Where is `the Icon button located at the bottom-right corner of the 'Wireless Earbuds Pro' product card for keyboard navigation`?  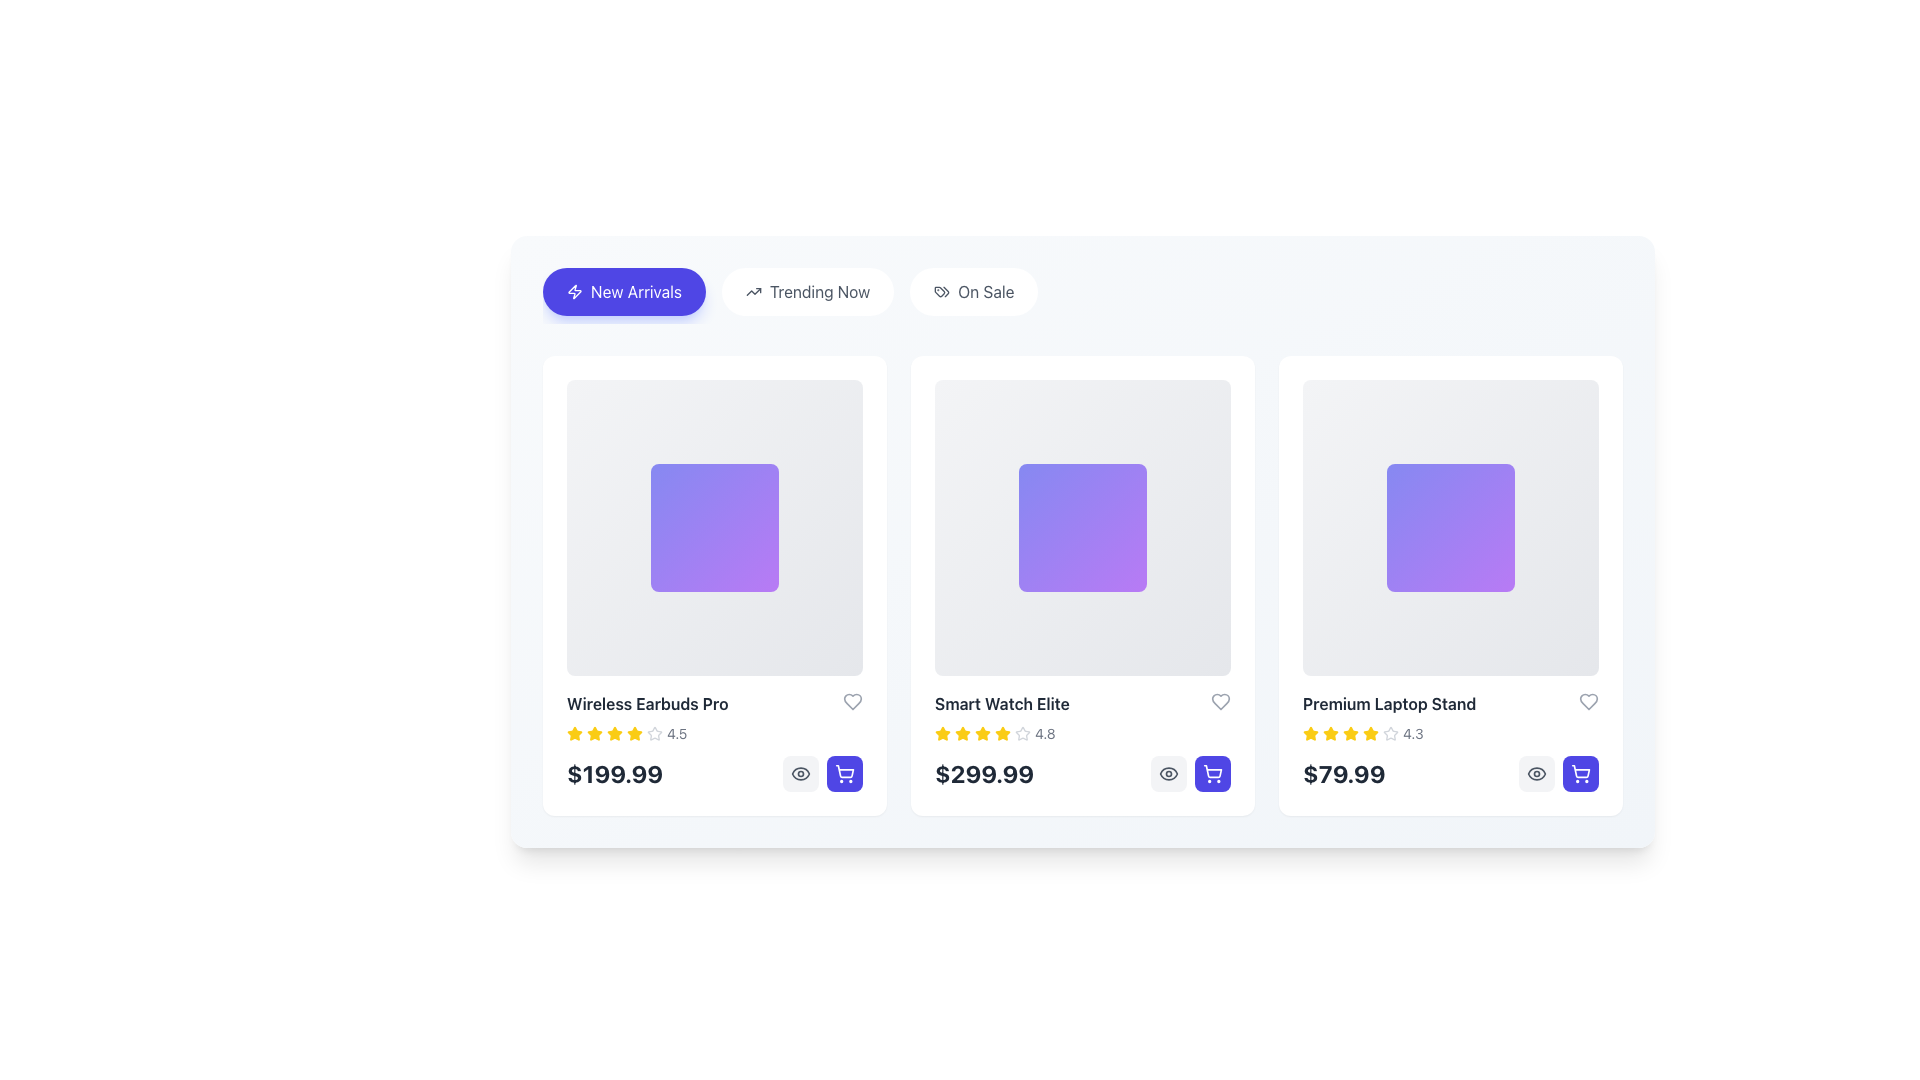
the Icon button located at the bottom-right corner of the 'Wireless Earbuds Pro' product card for keyboard navigation is located at coordinates (844, 773).